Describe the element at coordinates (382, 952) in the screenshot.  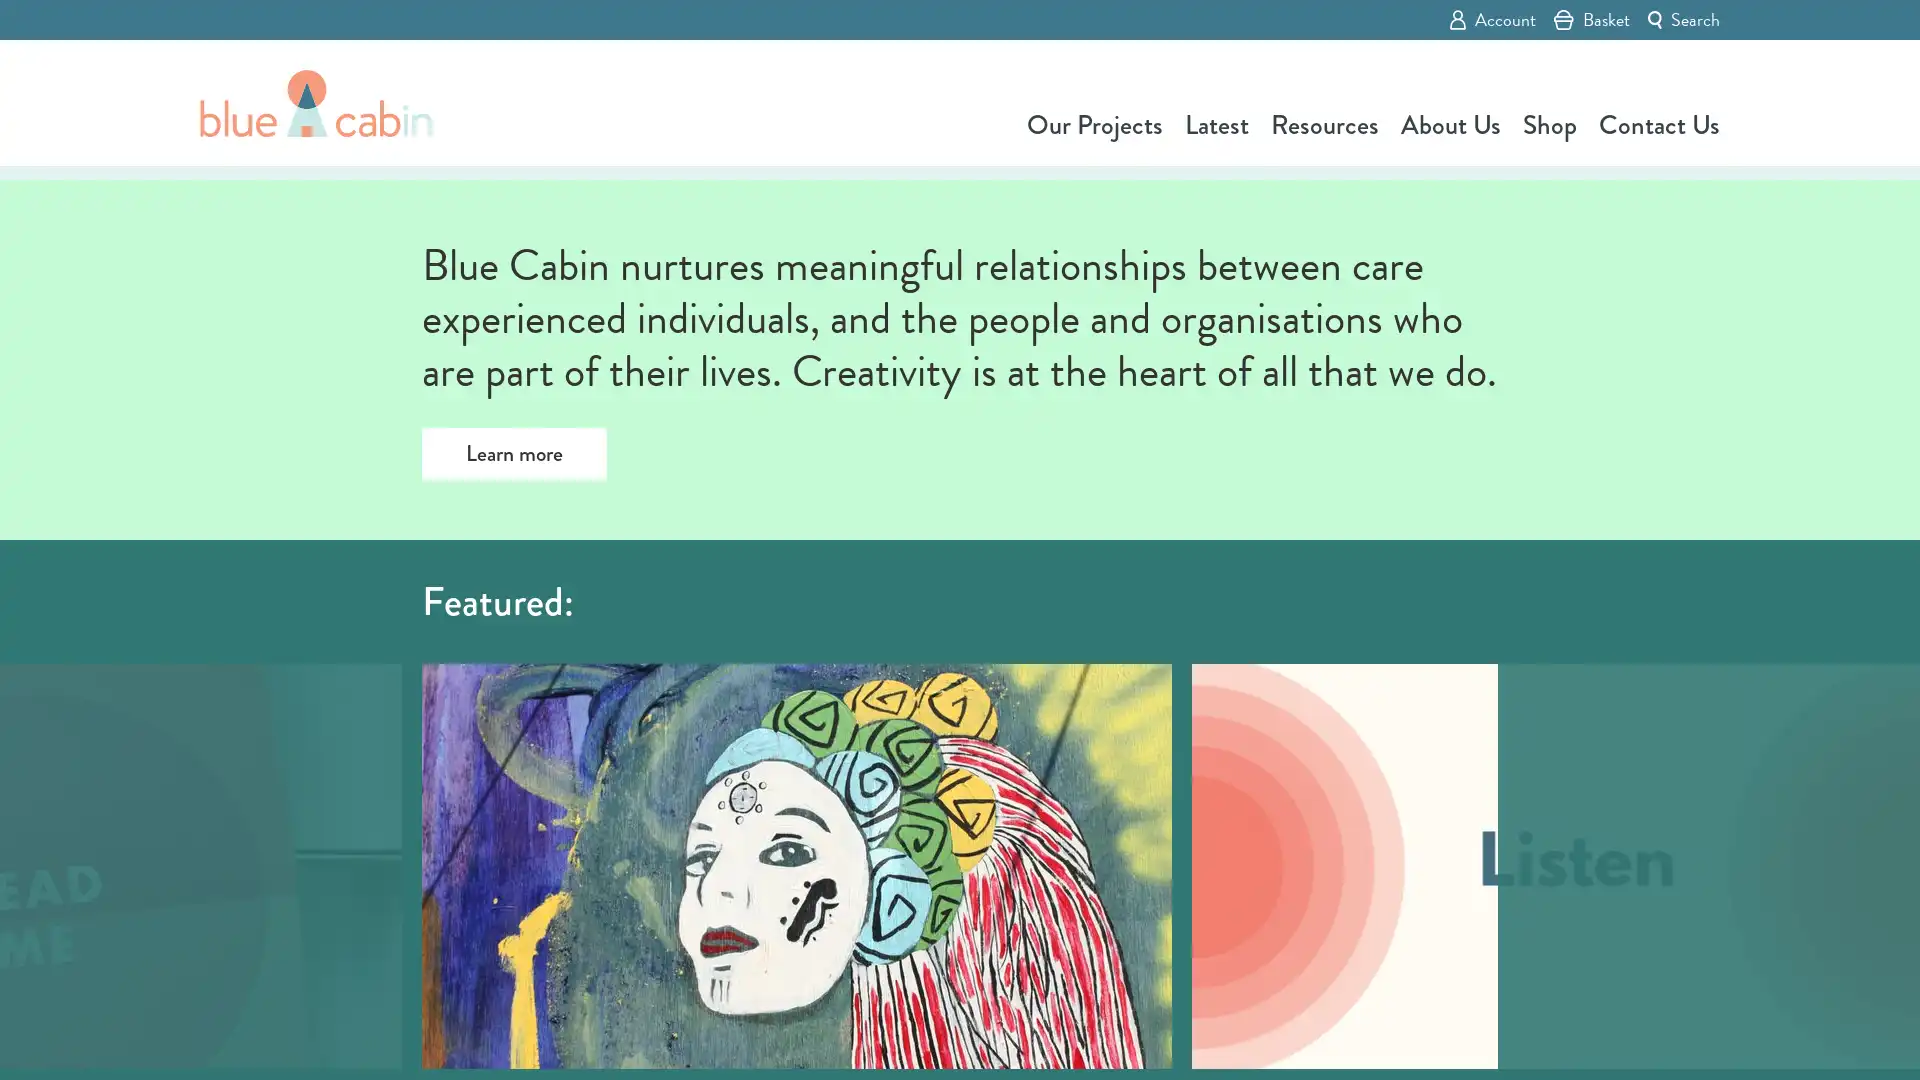
I see `Previous` at that location.